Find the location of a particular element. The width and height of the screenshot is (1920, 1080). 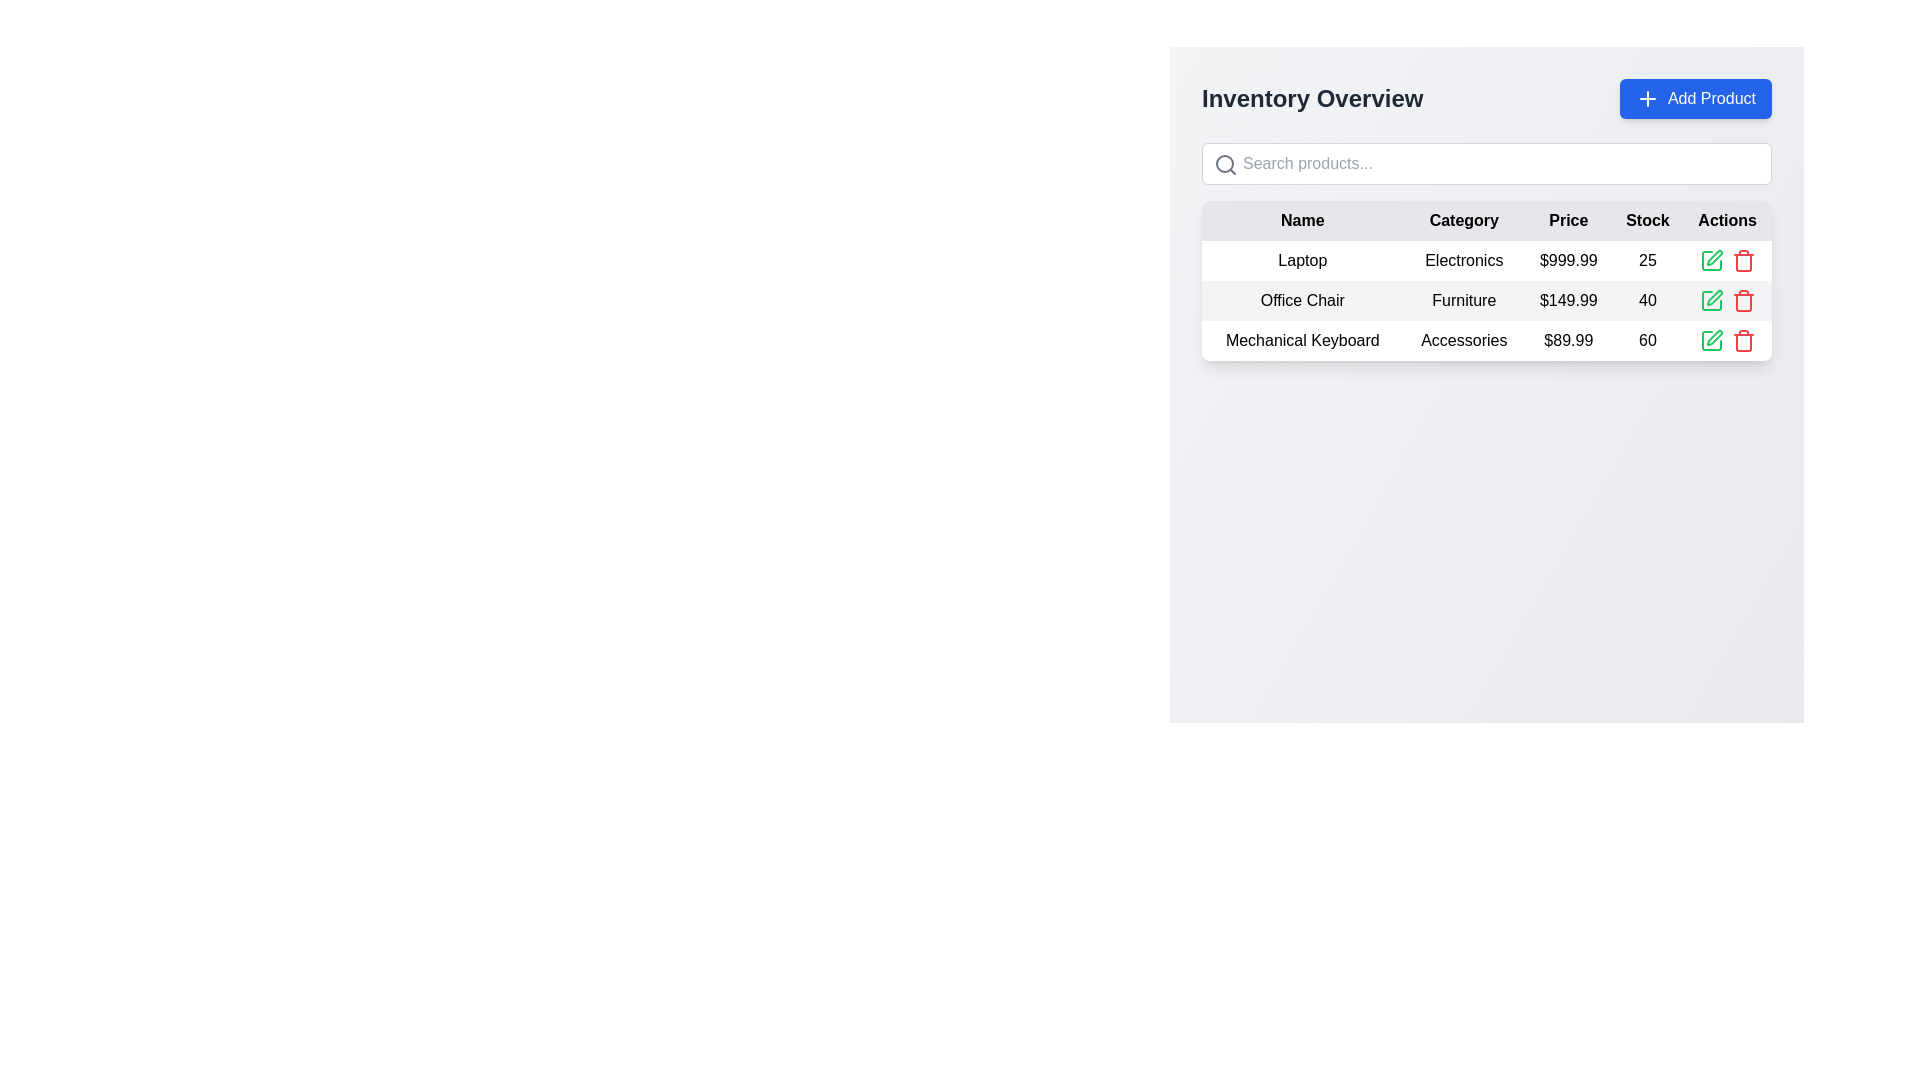

the stock quantity label for the 'Office Chair' product, located in the second row of the table under the 'Stock' column is located at coordinates (1647, 300).